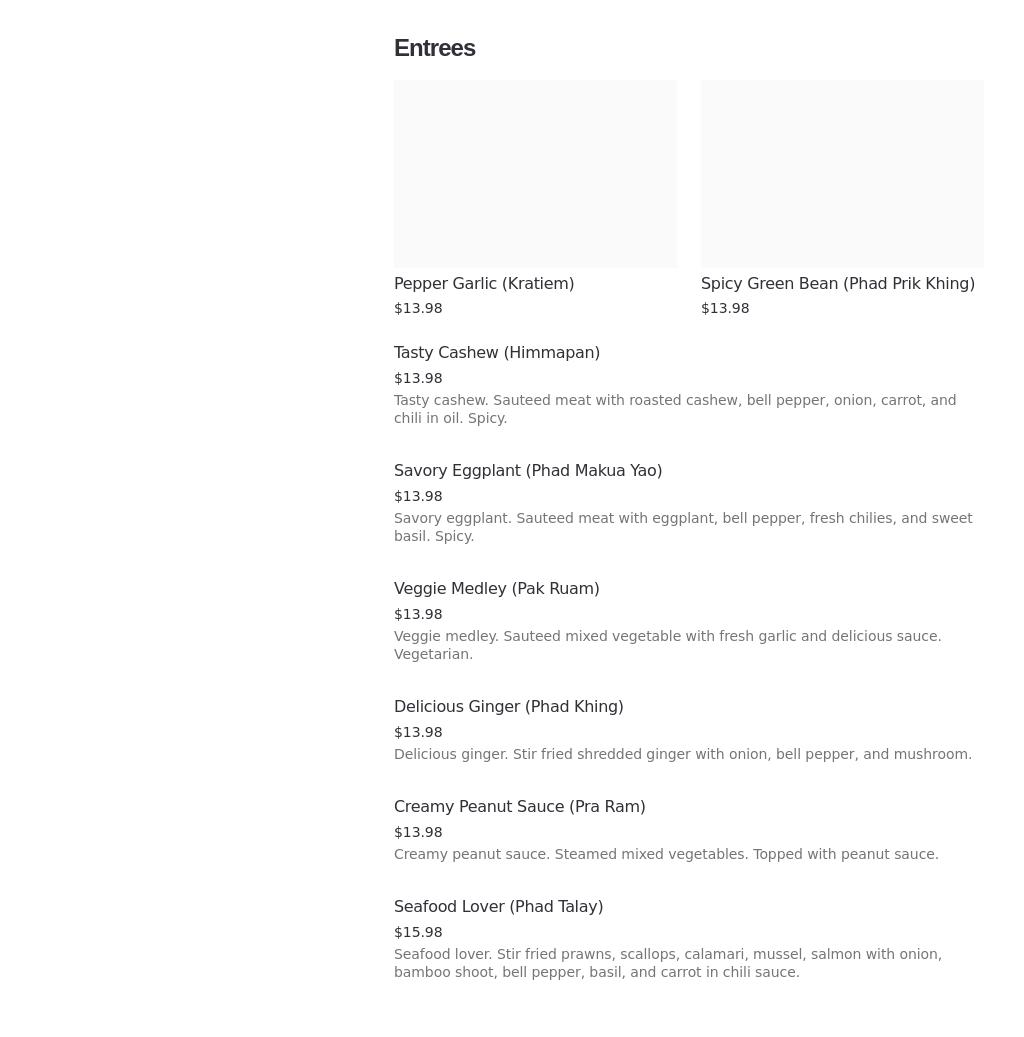 The width and height of the screenshot is (1024, 1037). What do you see at coordinates (837, 282) in the screenshot?
I see `'Spicy Green Bean (Phad Prik Khing)'` at bounding box center [837, 282].